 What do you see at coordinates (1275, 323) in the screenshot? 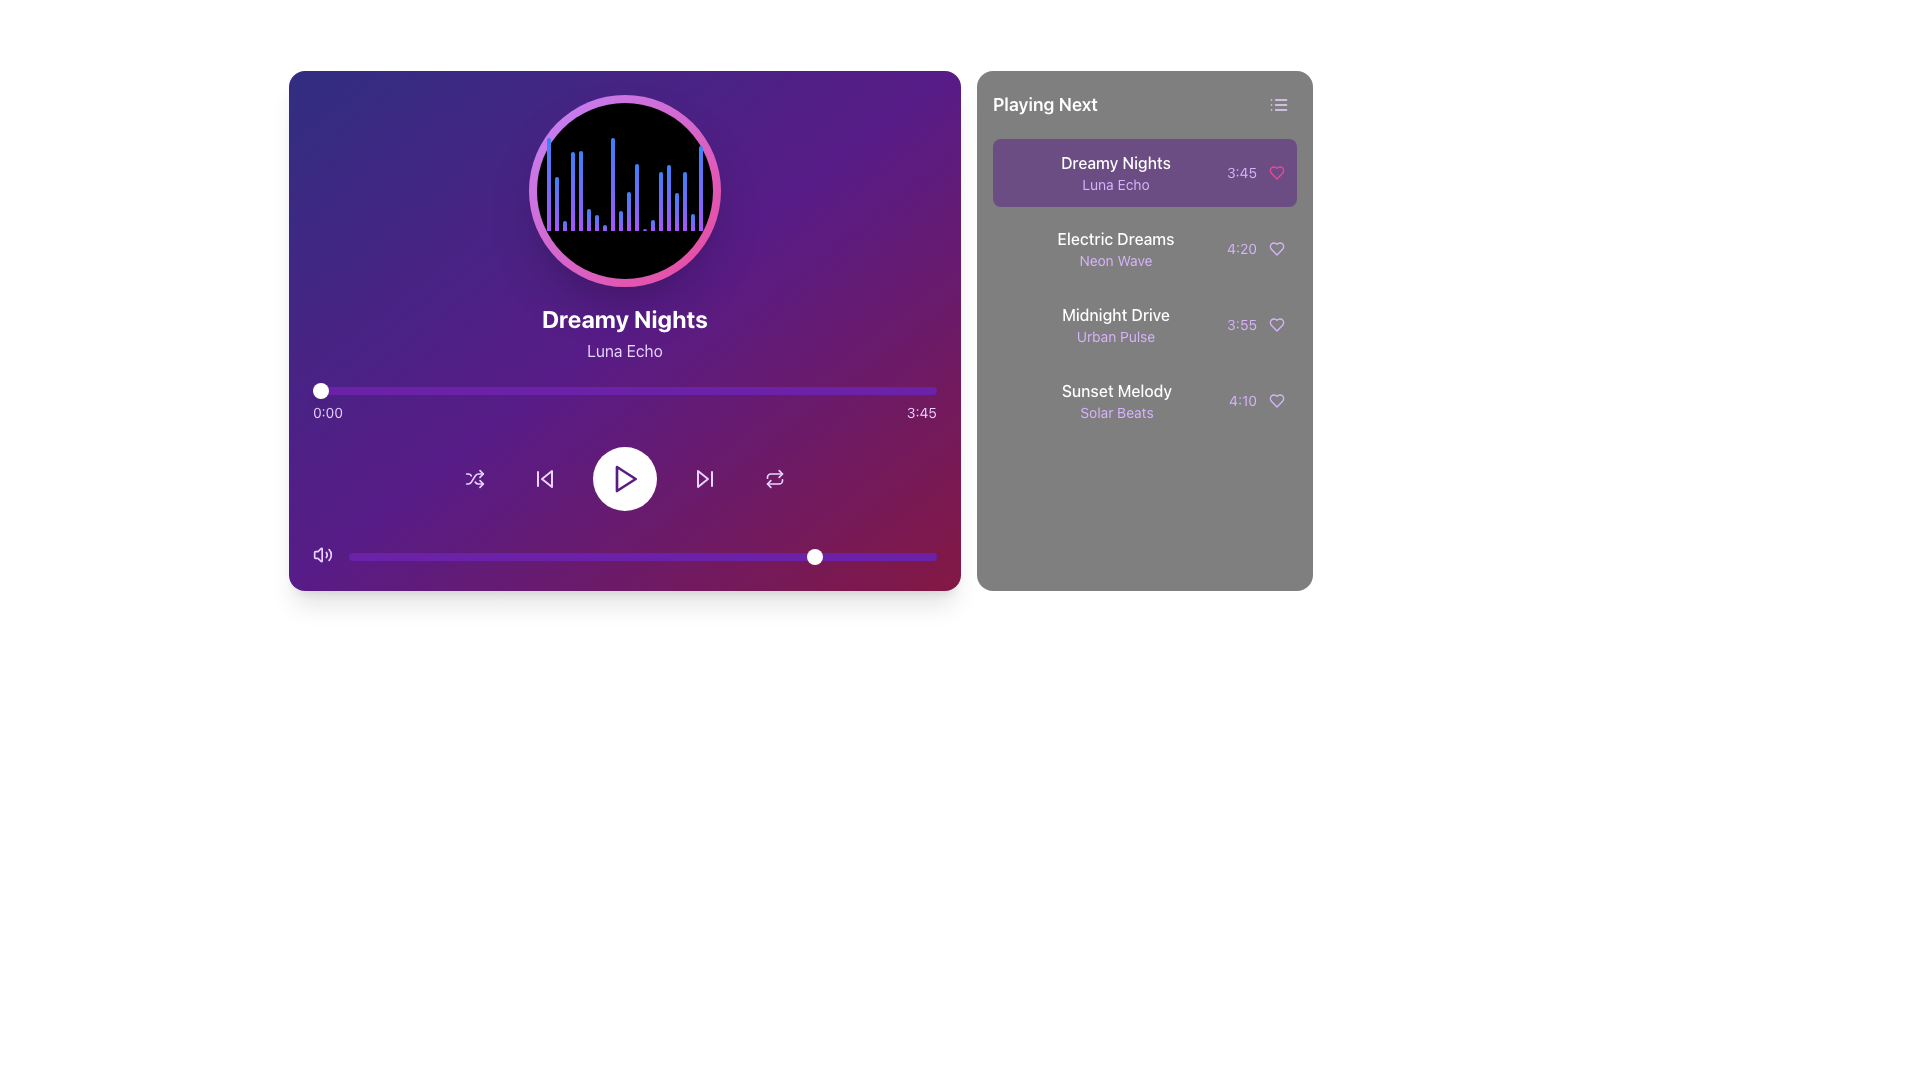
I see `the heart icon button to favorite or unfavorite the song 'Midnight Drive', which is located below 'Electric Dreams' and above 'Sunset Melody' in the 'Playing Next' section` at bounding box center [1275, 323].